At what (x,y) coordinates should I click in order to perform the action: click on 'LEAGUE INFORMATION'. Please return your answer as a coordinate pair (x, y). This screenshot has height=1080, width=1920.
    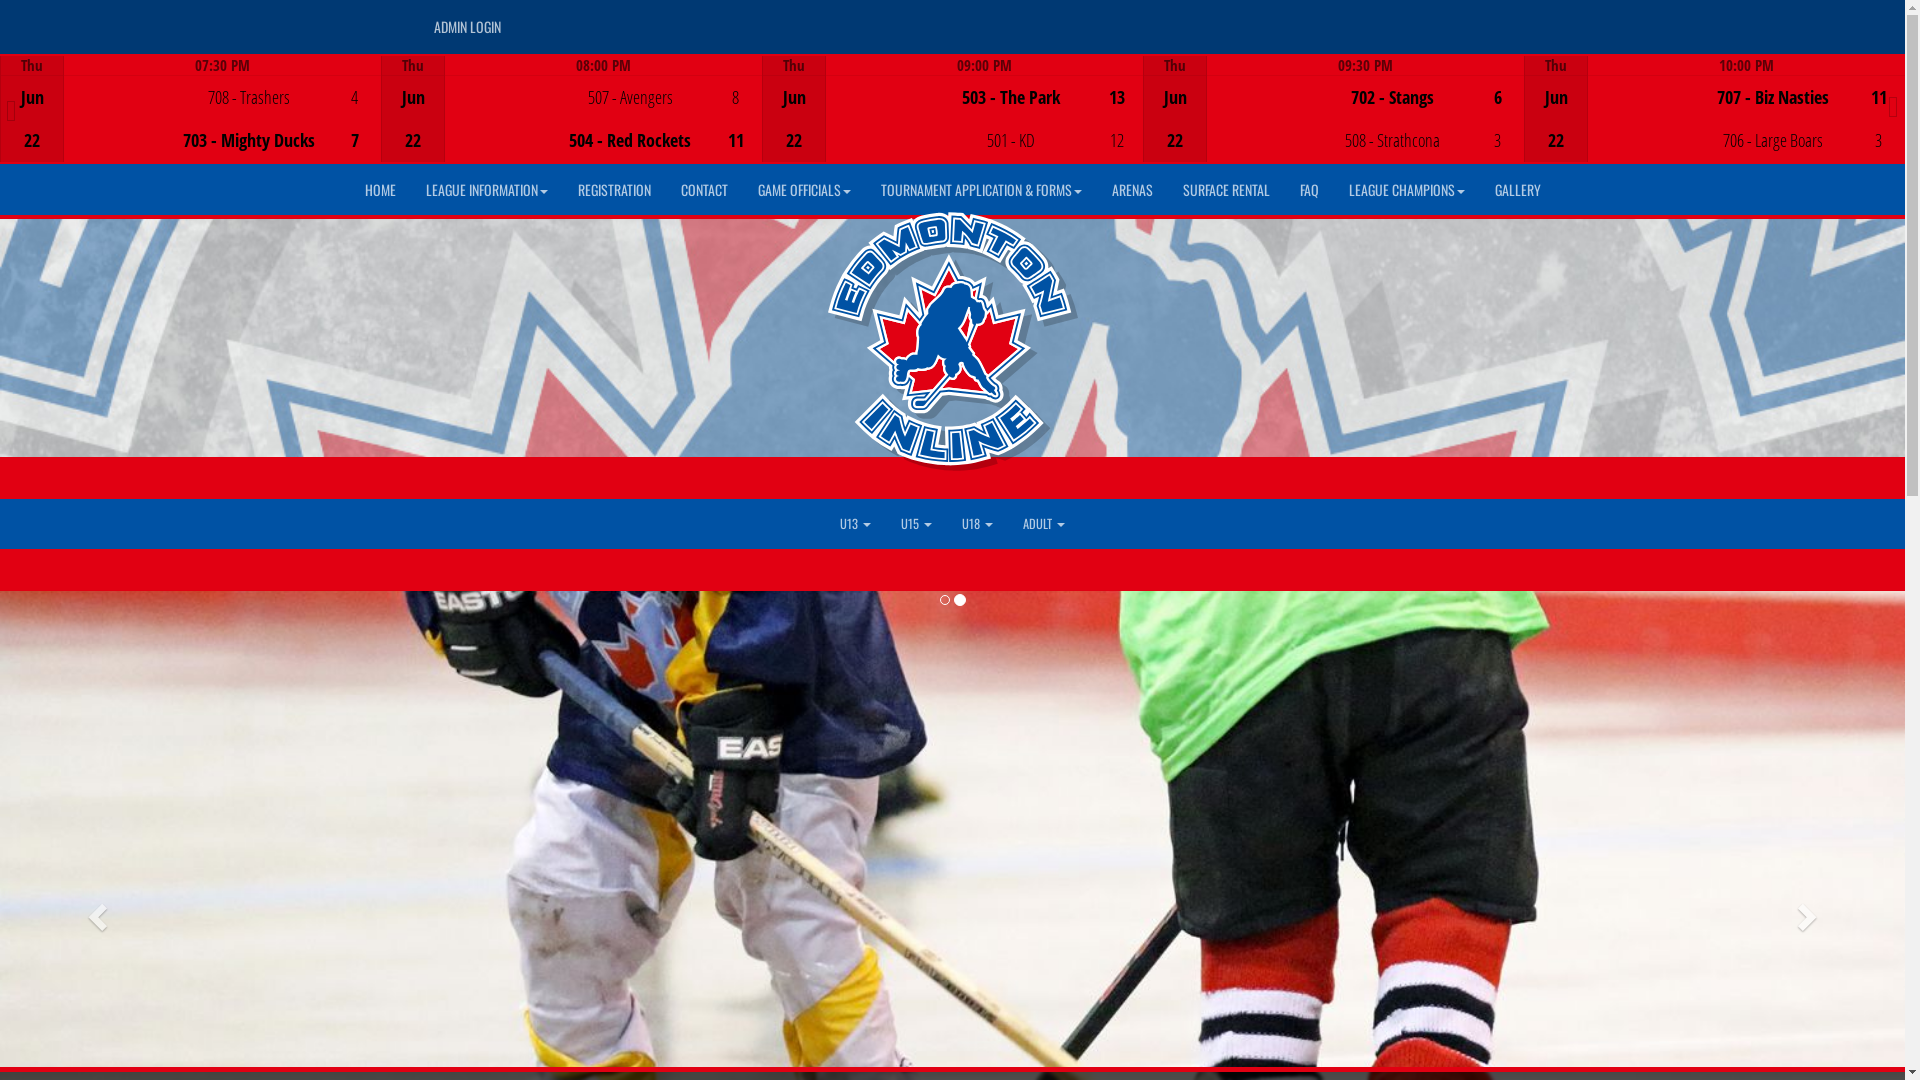
    Looking at the image, I should click on (408, 189).